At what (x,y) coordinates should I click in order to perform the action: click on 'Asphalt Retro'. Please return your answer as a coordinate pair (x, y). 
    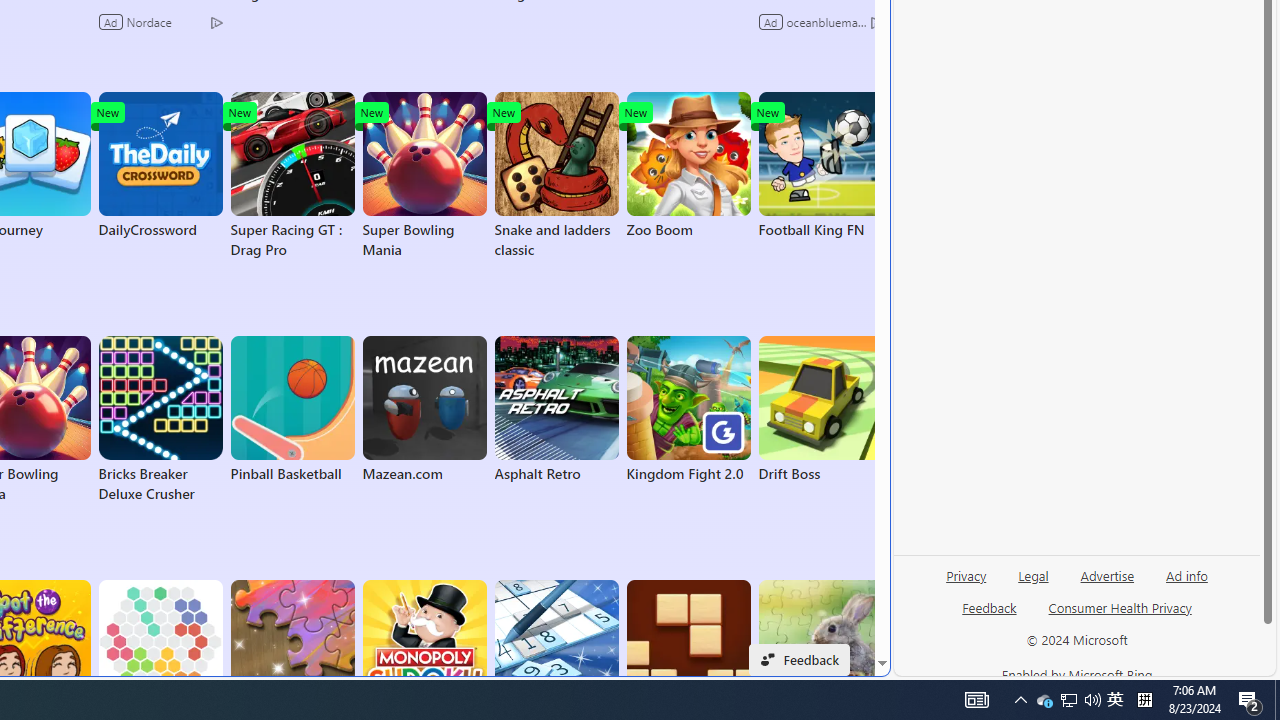
    Looking at the image, I should click on (556, 409).